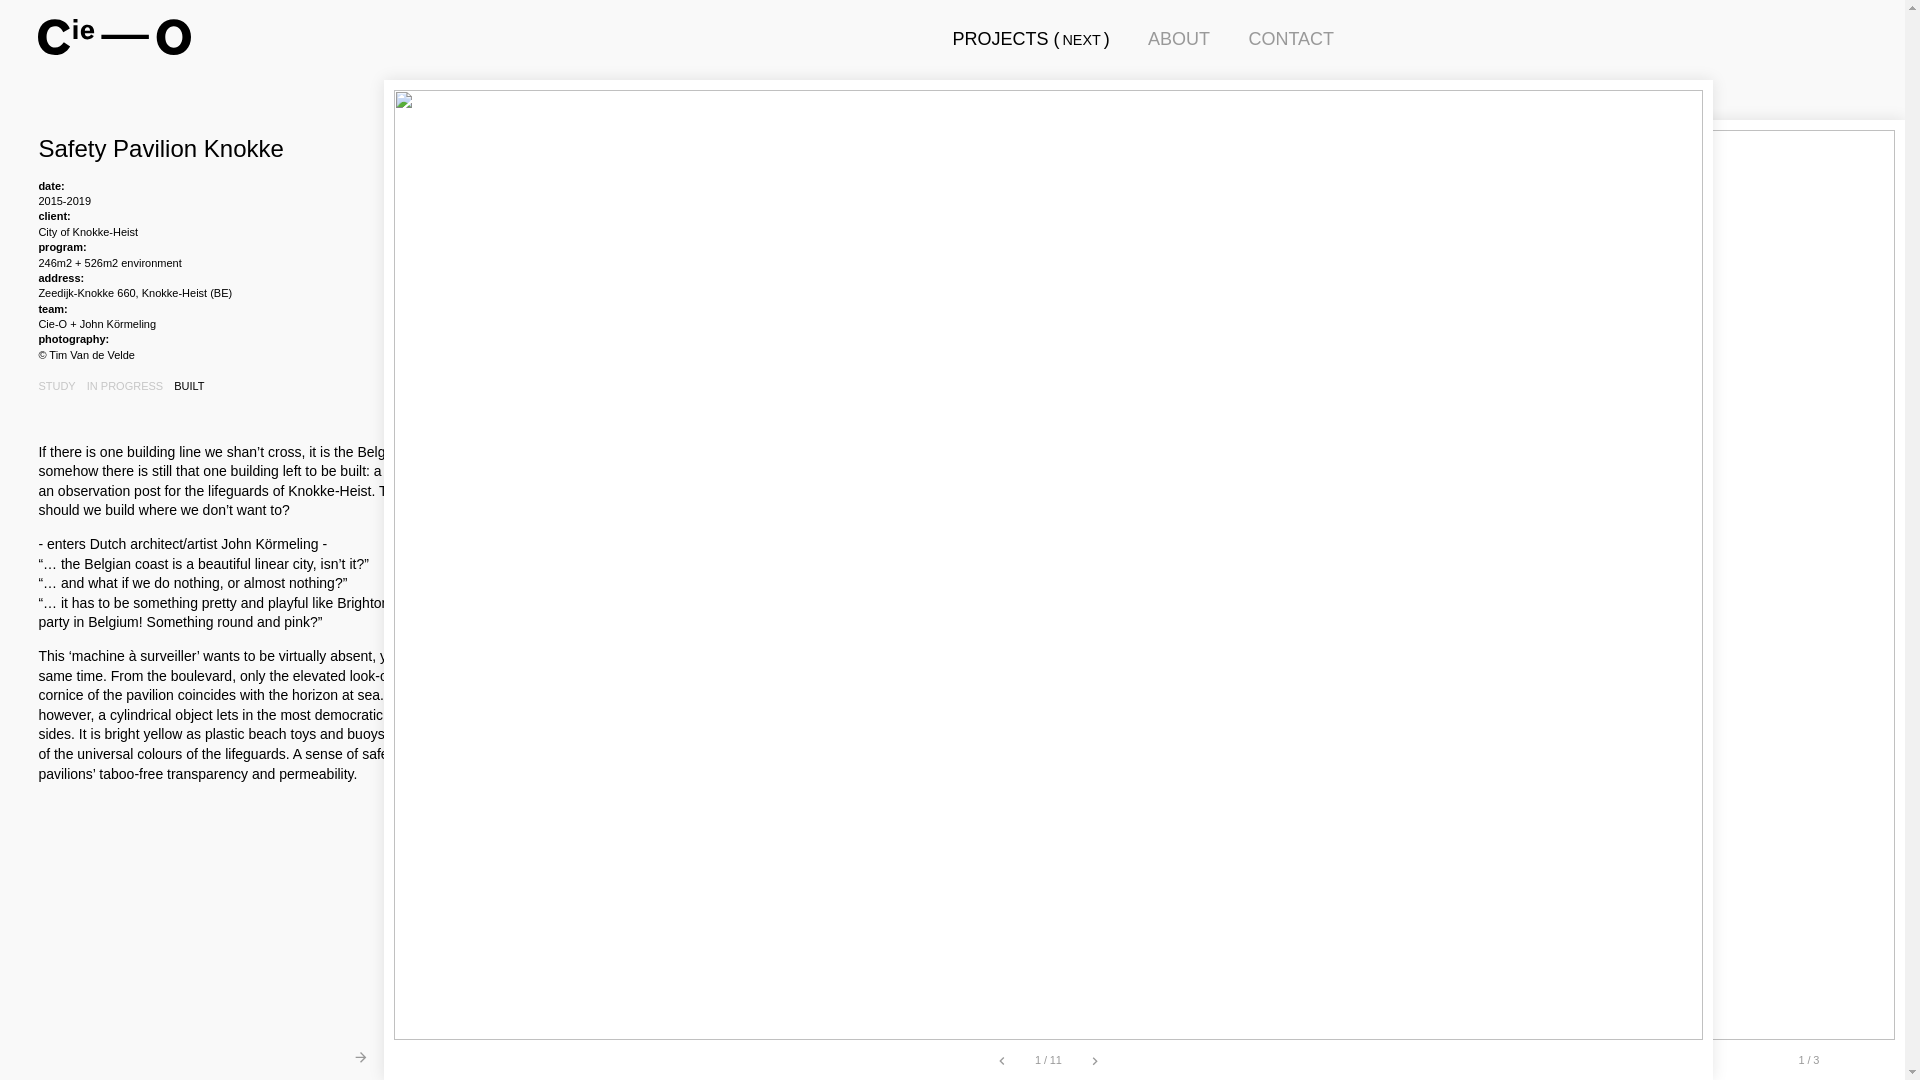  Describe the element at coordinates (999, 38) in the screenshot. I see `'PROJECTS'` at that location.